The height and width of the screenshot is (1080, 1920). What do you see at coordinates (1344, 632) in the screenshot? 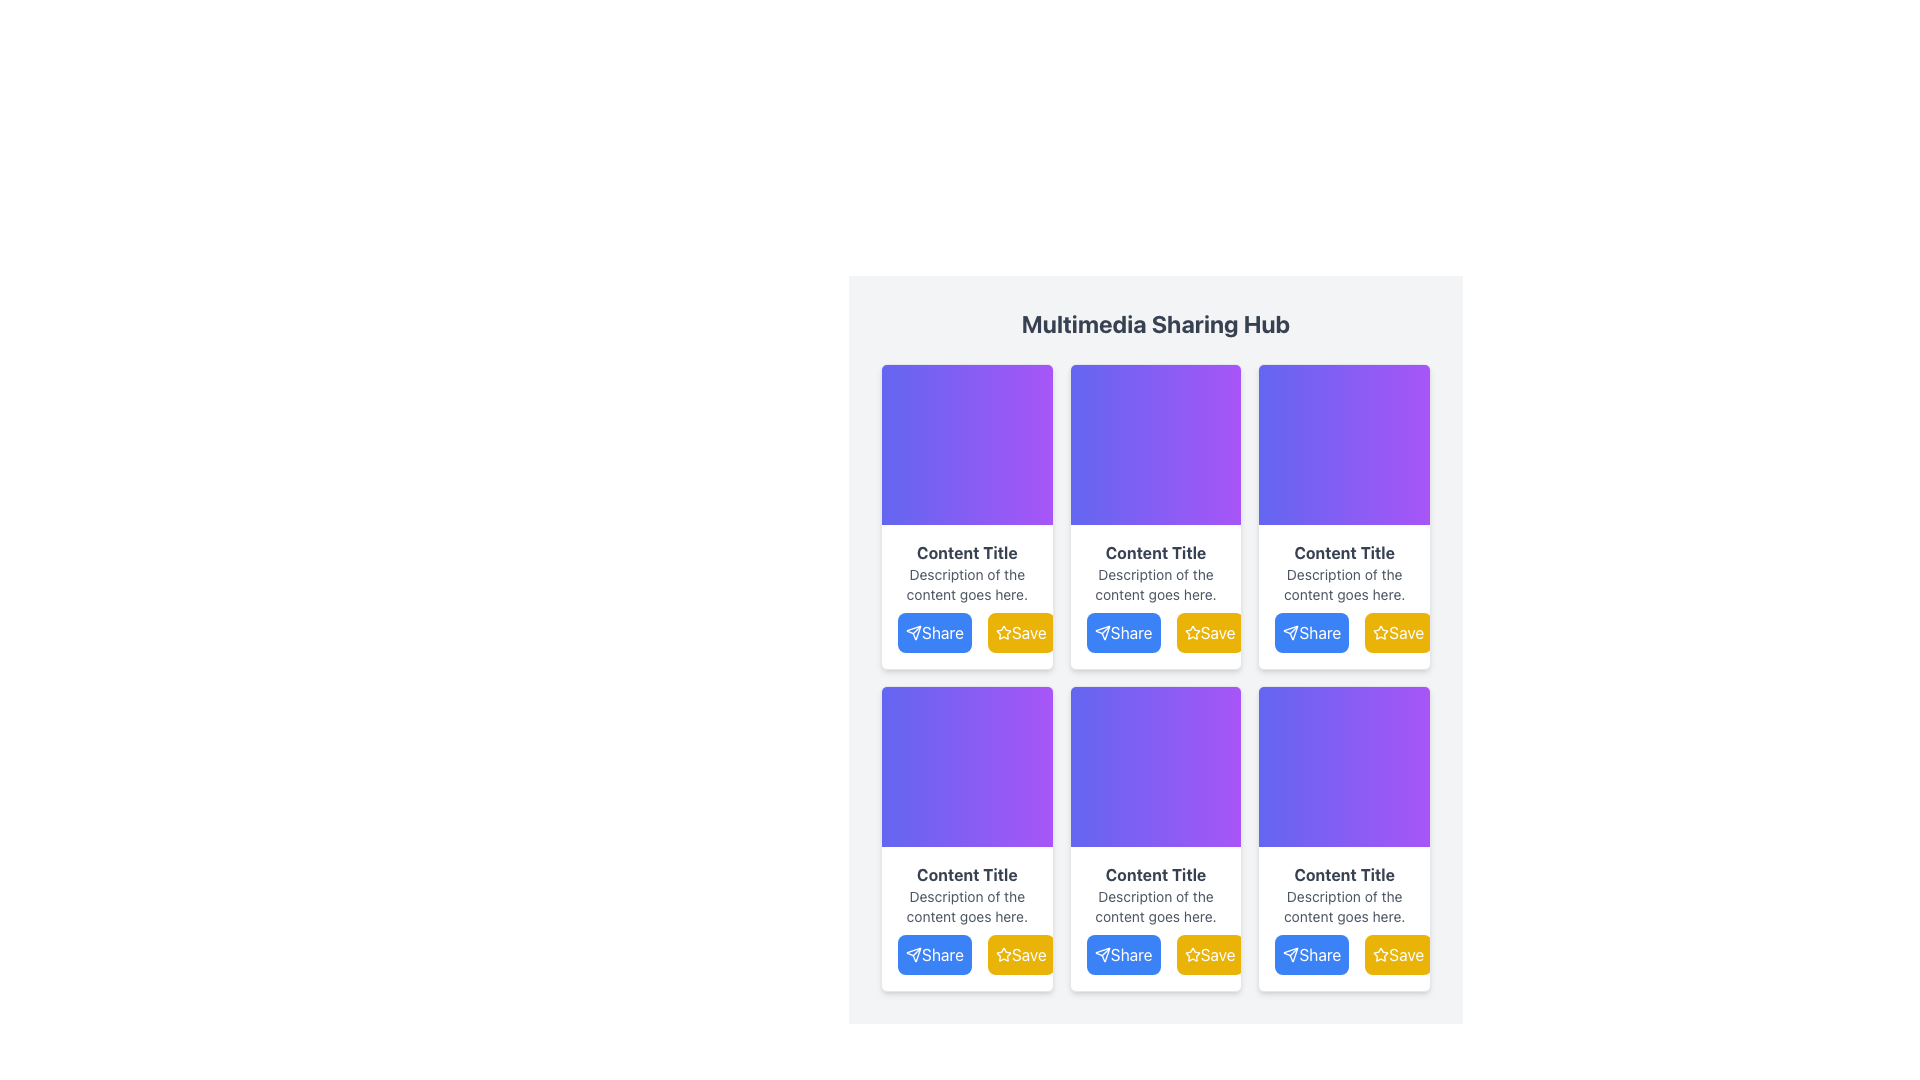
I see `the first button located at the bottom of the content card` at bounding box center [1344, 632].